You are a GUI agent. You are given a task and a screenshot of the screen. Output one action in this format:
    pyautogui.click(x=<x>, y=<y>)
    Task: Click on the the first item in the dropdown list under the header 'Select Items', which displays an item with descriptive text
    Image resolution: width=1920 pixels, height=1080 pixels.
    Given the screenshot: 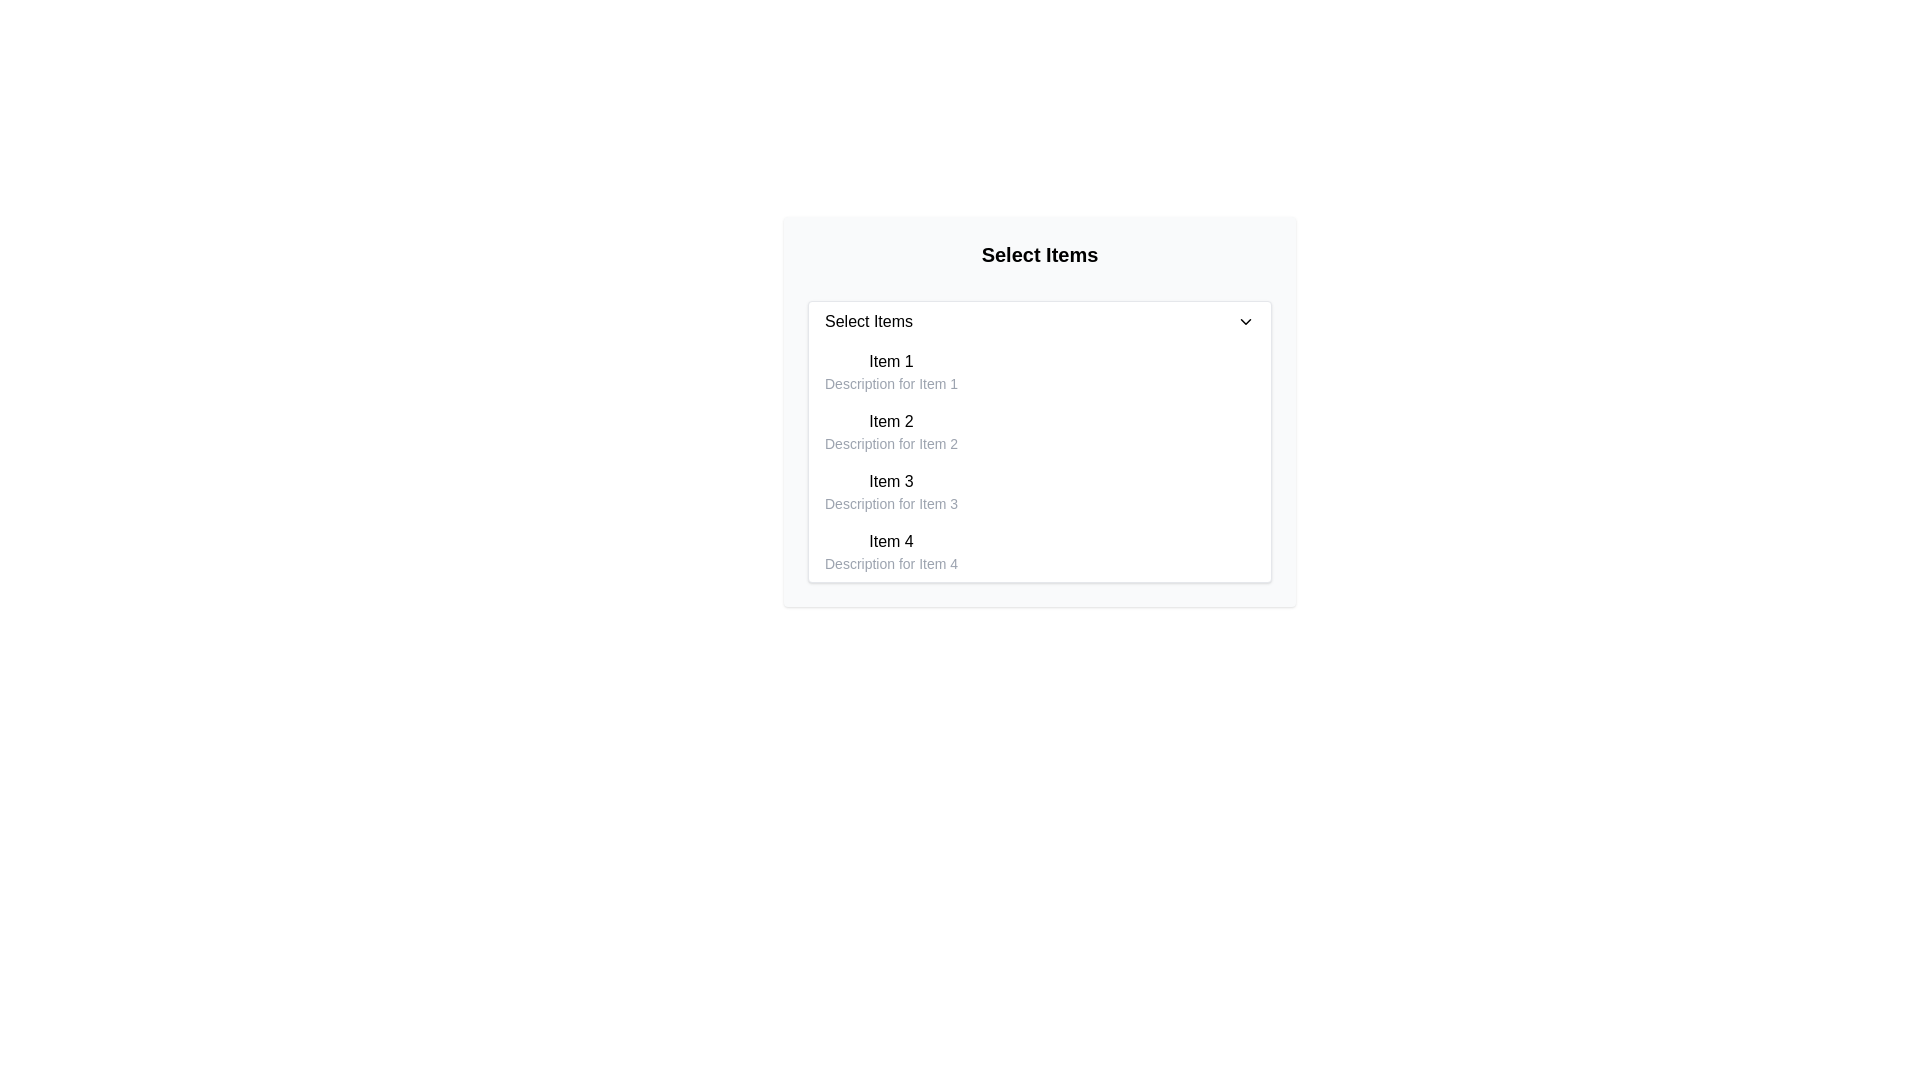 What is the action you would take?
    pyautogui.click(x=890, y=371)
    